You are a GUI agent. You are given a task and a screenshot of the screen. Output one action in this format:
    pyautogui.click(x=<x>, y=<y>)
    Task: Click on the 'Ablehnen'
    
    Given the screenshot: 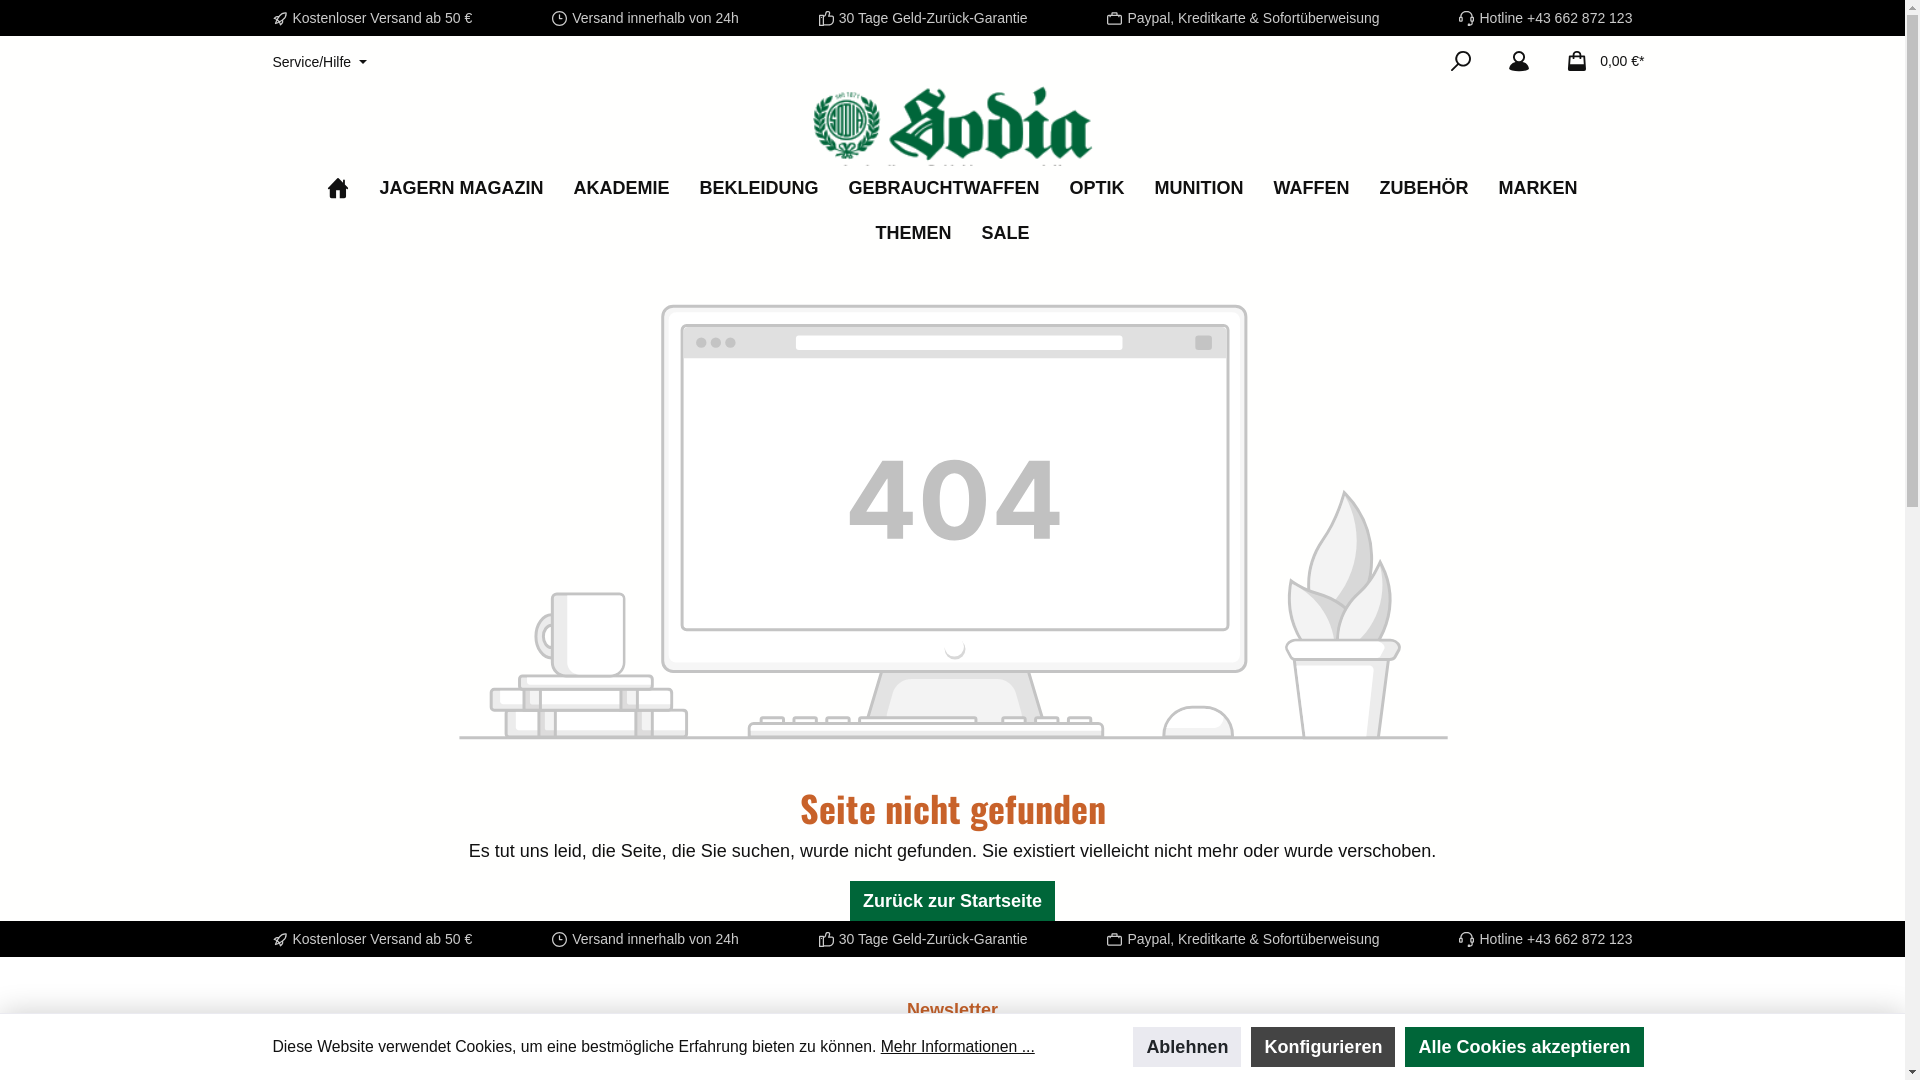 What is the action you would take?
    pyautogui.click(x=1186, y=1045)
    